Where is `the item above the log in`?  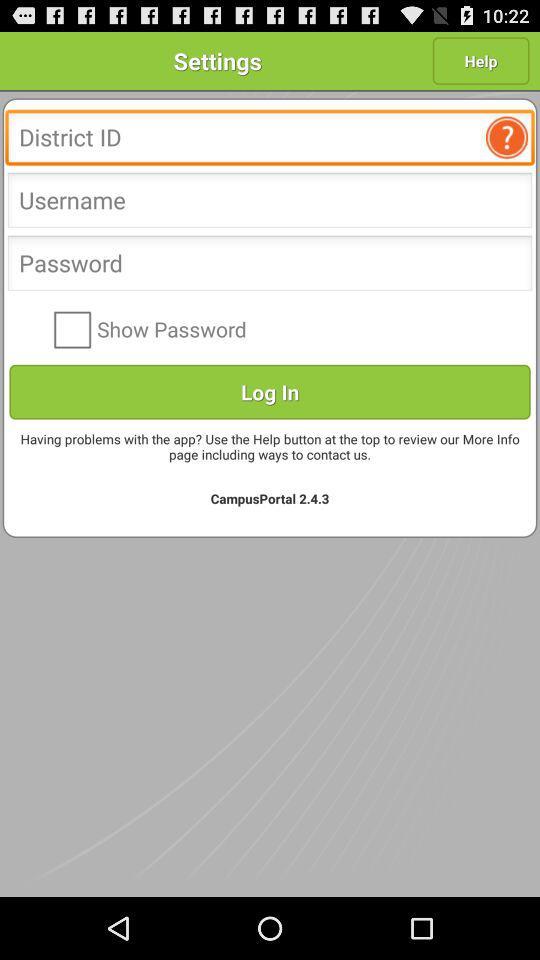
the item above the log in is located at coordinates (290, 328).